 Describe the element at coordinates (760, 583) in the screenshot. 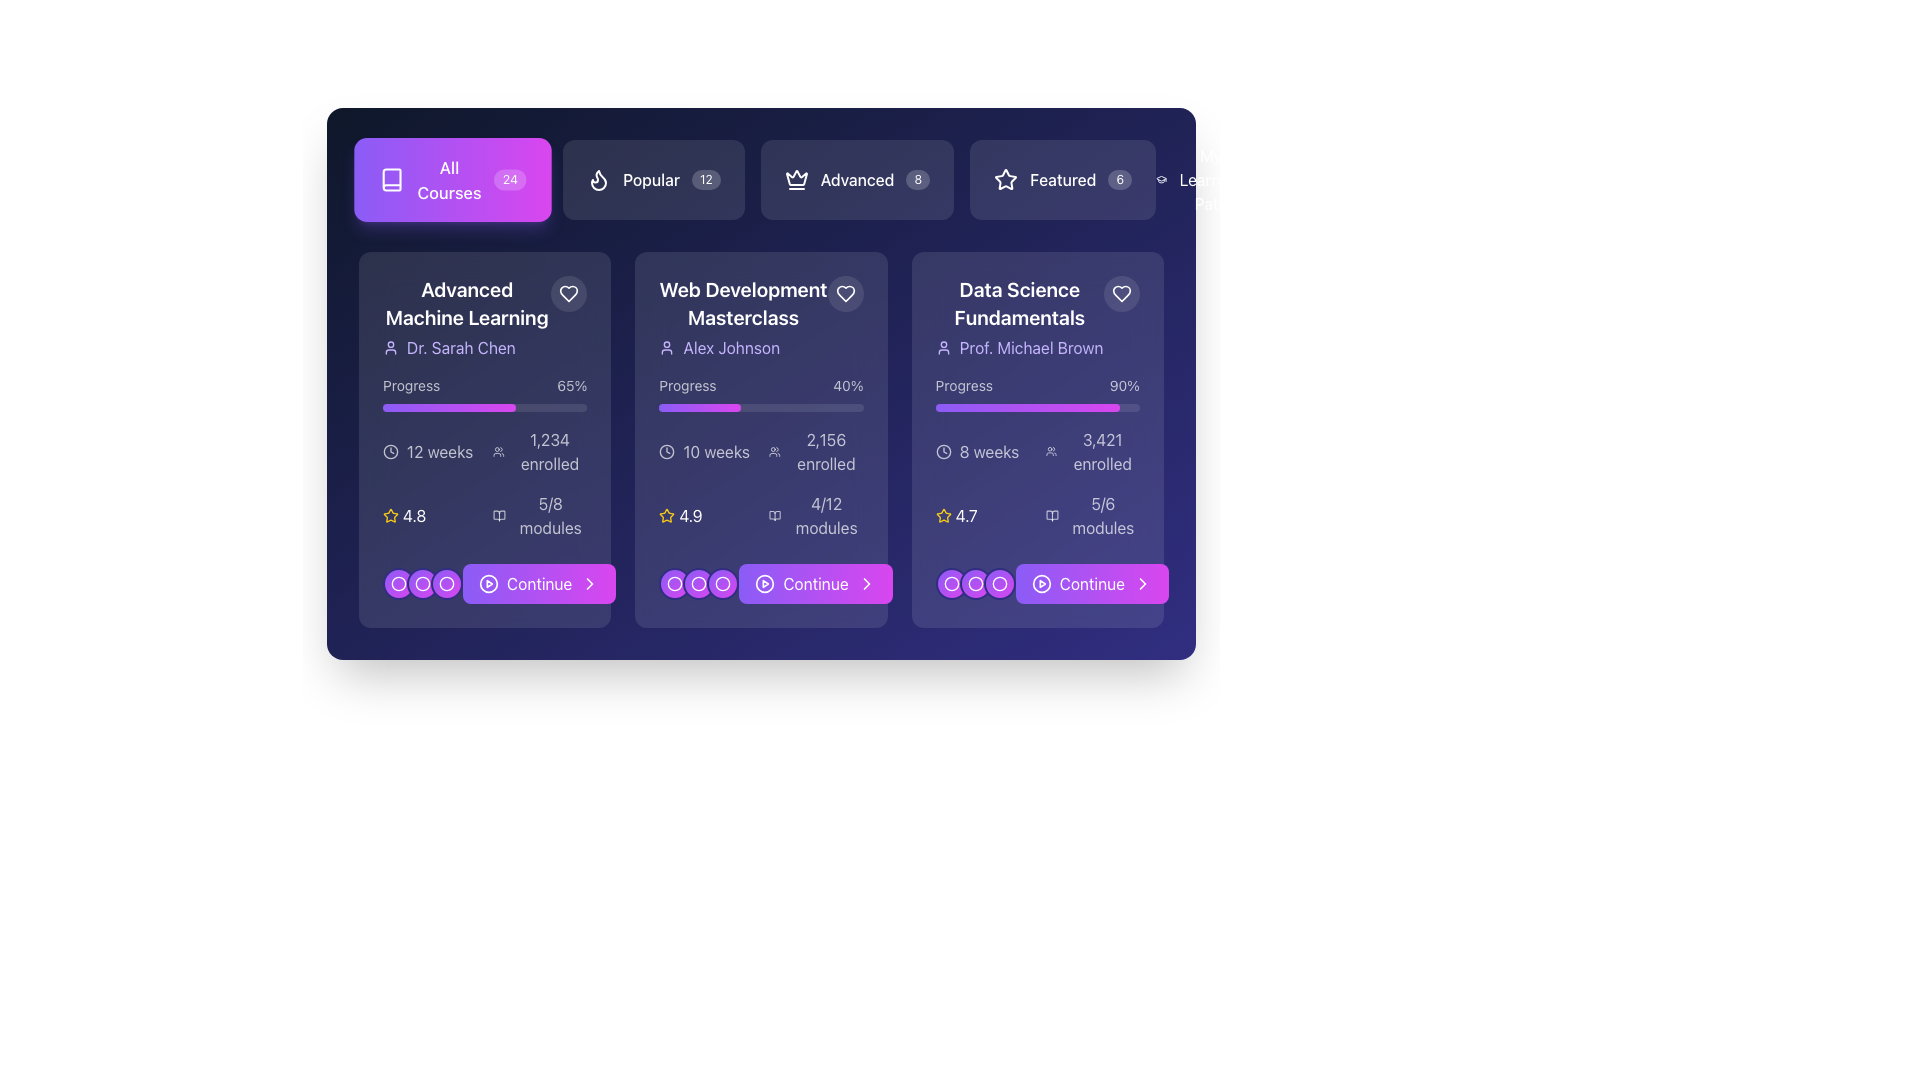

I see `the 'Continue' button located at the bottom-right of the 'Web Development Masterclass' card, styled with a gradient from violet to fuchsia` at that location.